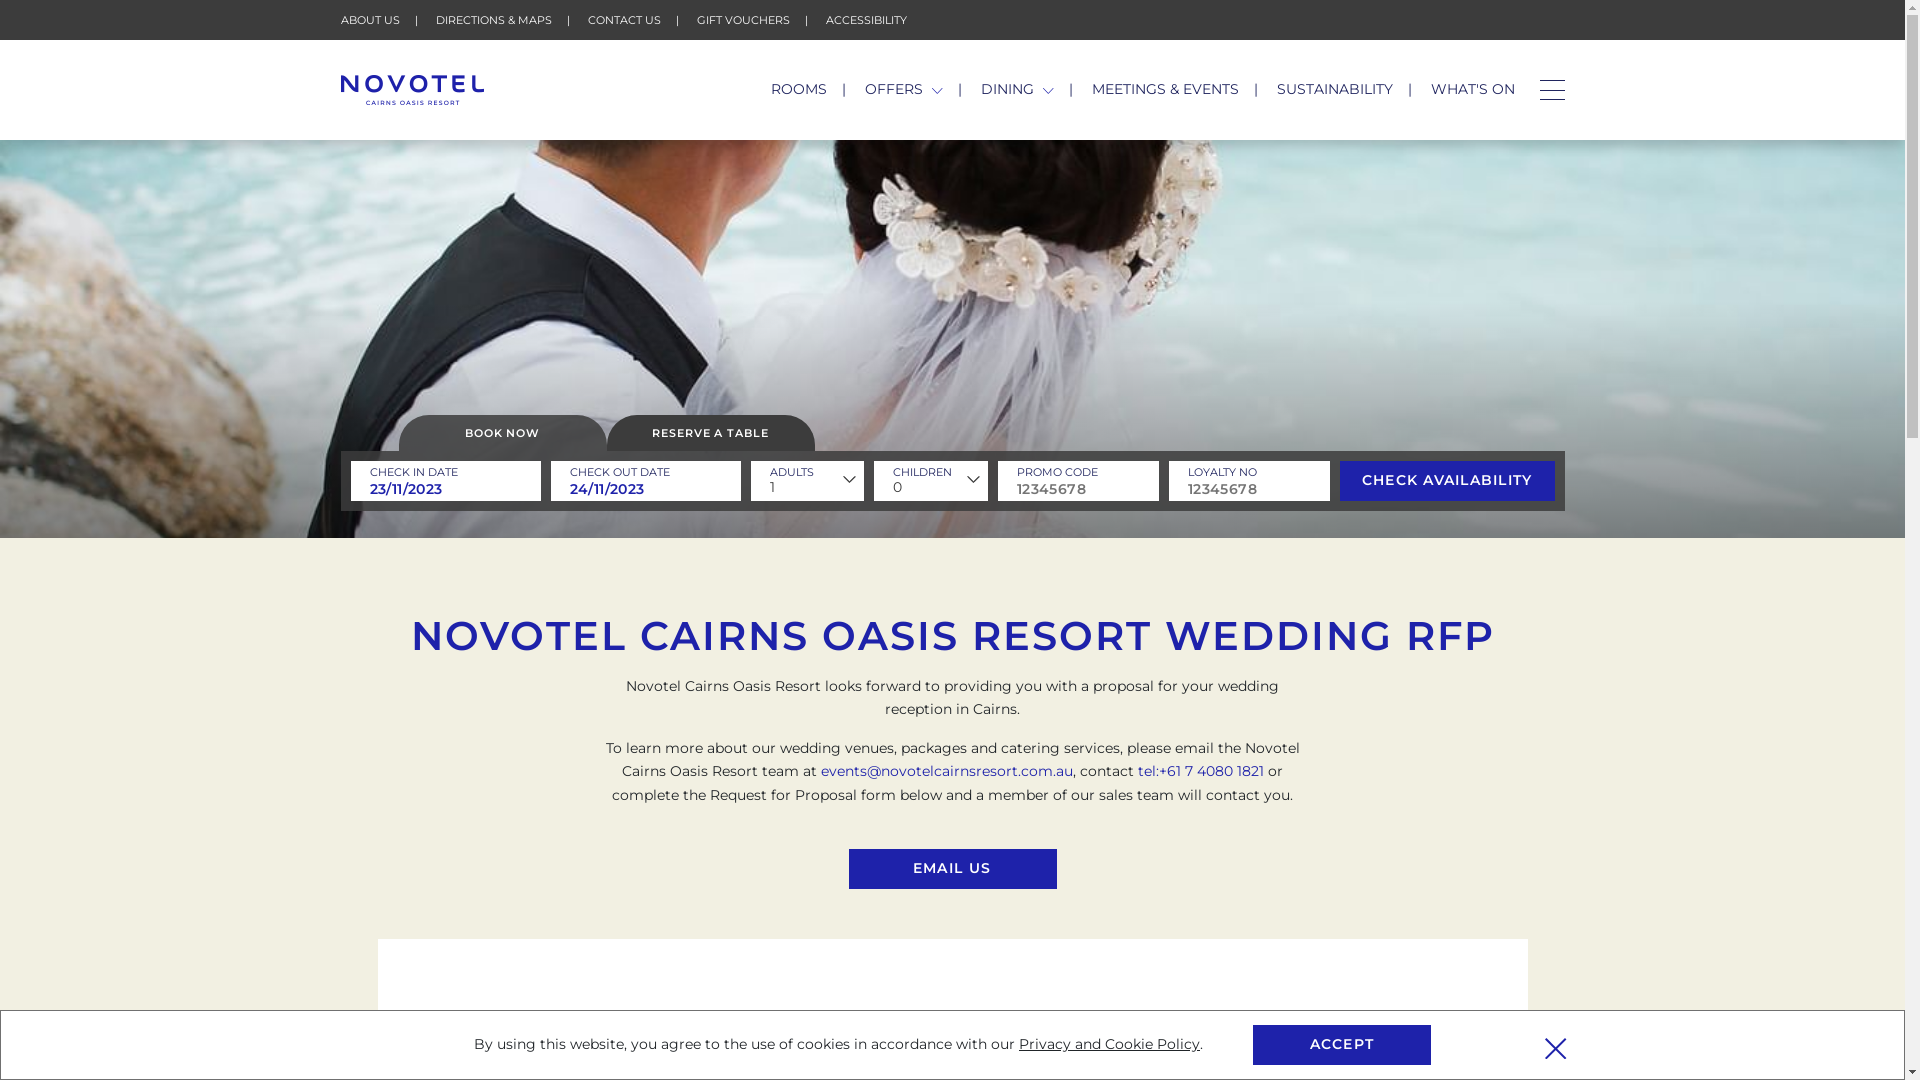 The height and width of the screenshot is (1080, 1920). Describe the element at coordinates (797, 88) in the screenshot. I see `'ROOMS'` at that location.